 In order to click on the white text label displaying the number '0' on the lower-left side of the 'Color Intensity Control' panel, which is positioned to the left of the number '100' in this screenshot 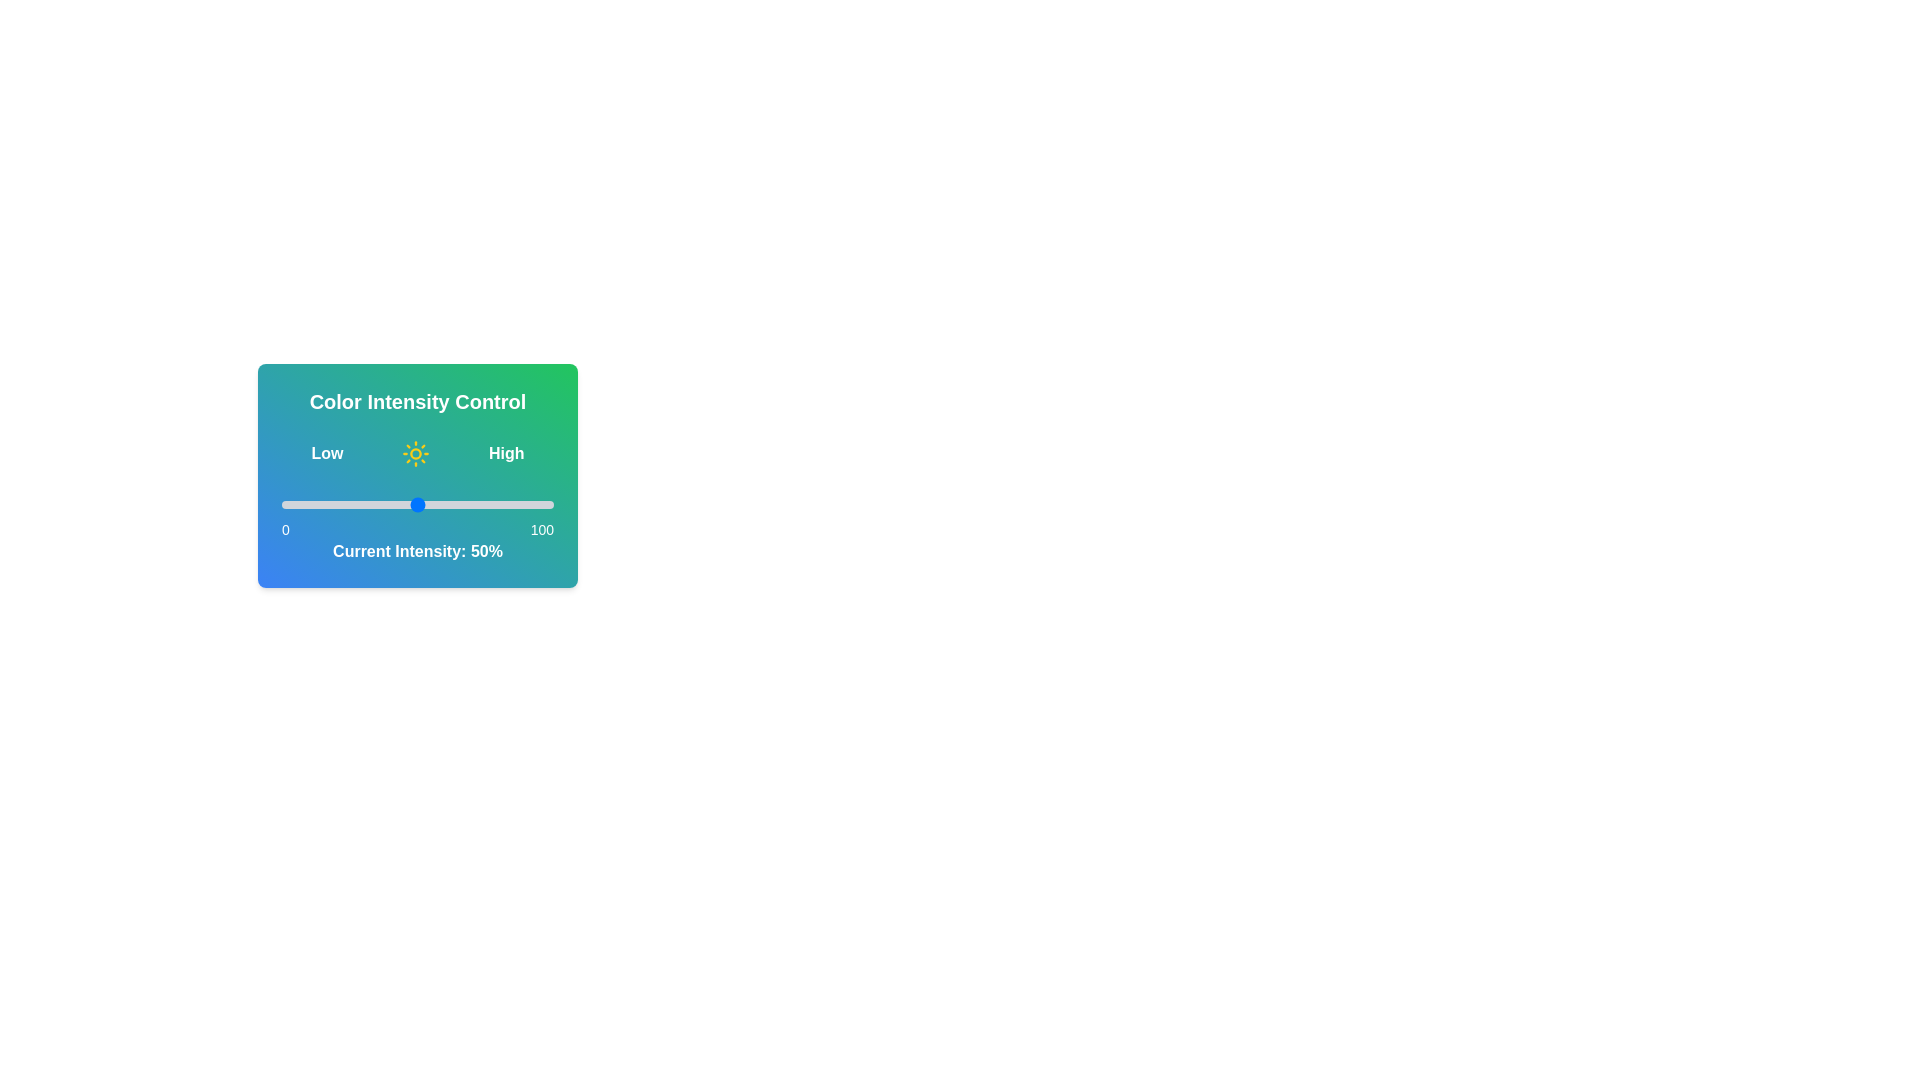, I will do `click(284, 528)`.